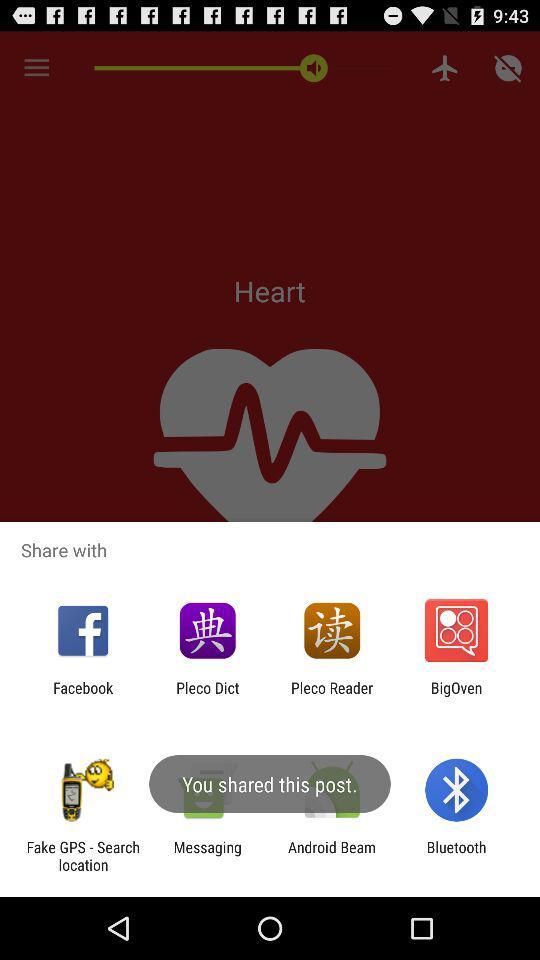 The width and height of the screenshot is (540, 960). What do you see at coordinates (456, 696) in the screenshot?
I see `bigoven icon` at bounding box center [456, 696].